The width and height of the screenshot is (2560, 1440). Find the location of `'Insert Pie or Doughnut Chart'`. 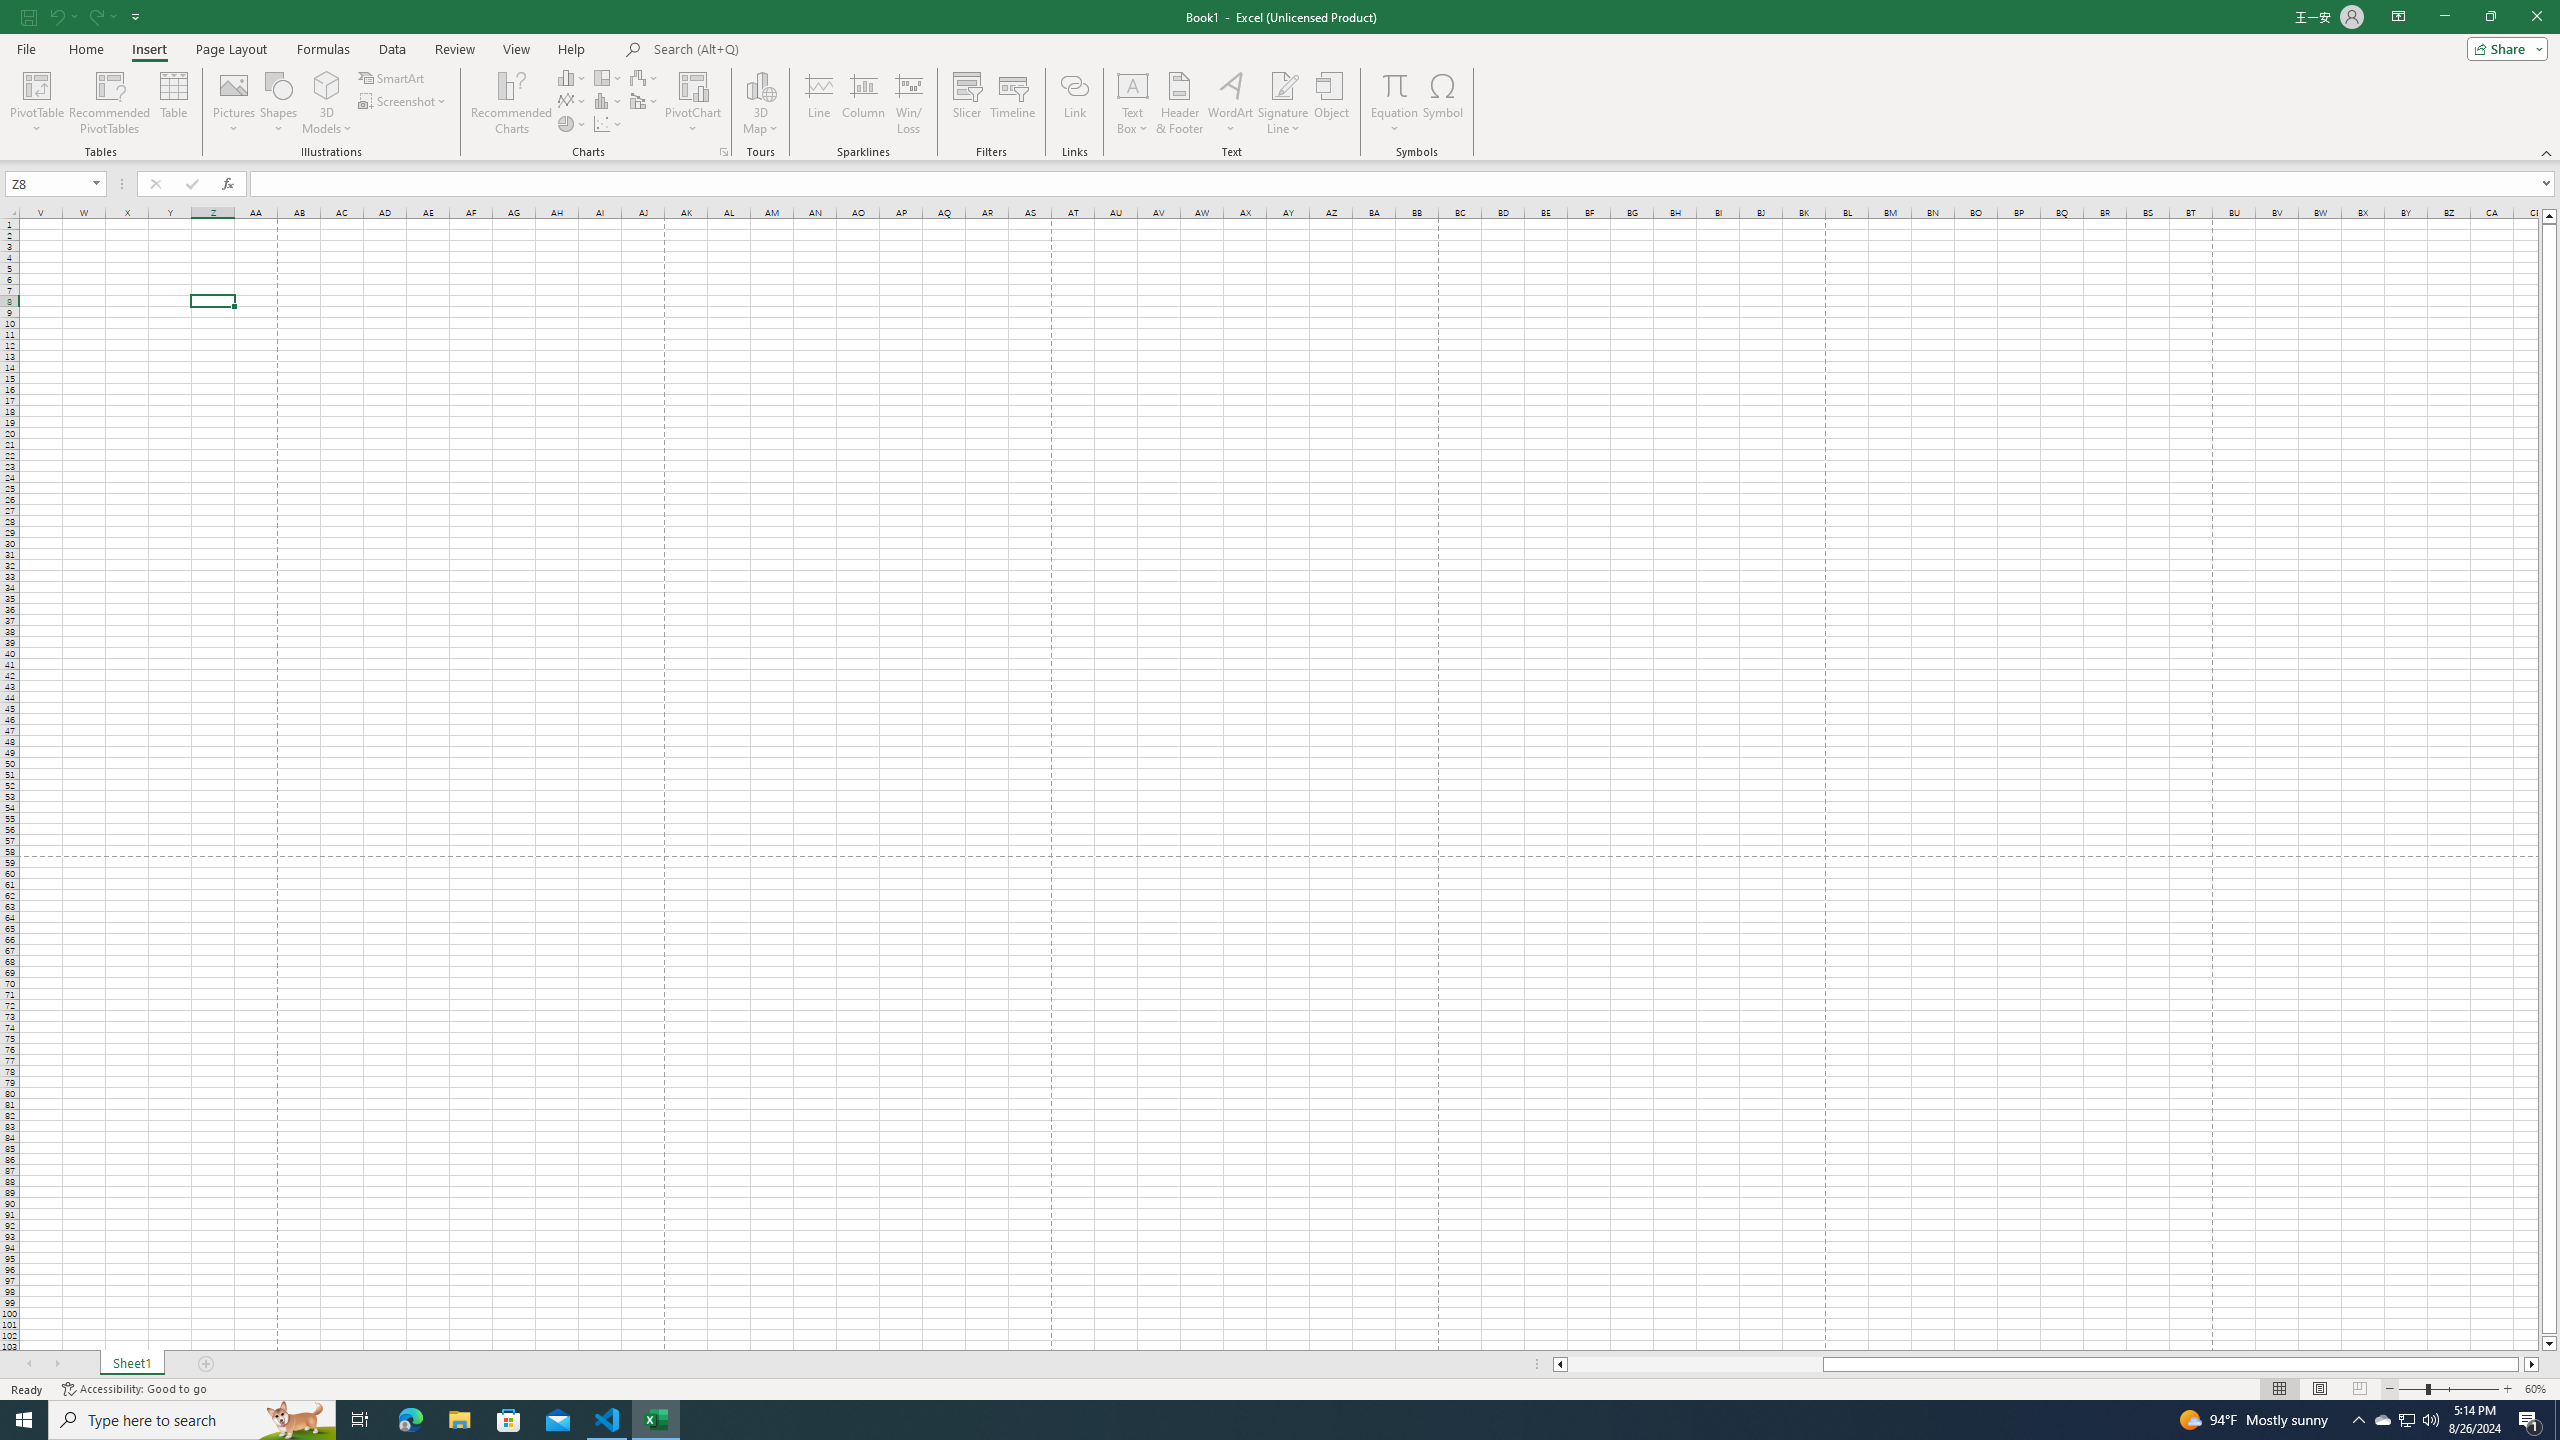

'Insert Pie or Doughnut Chart' is located at coordinates (572, 122).